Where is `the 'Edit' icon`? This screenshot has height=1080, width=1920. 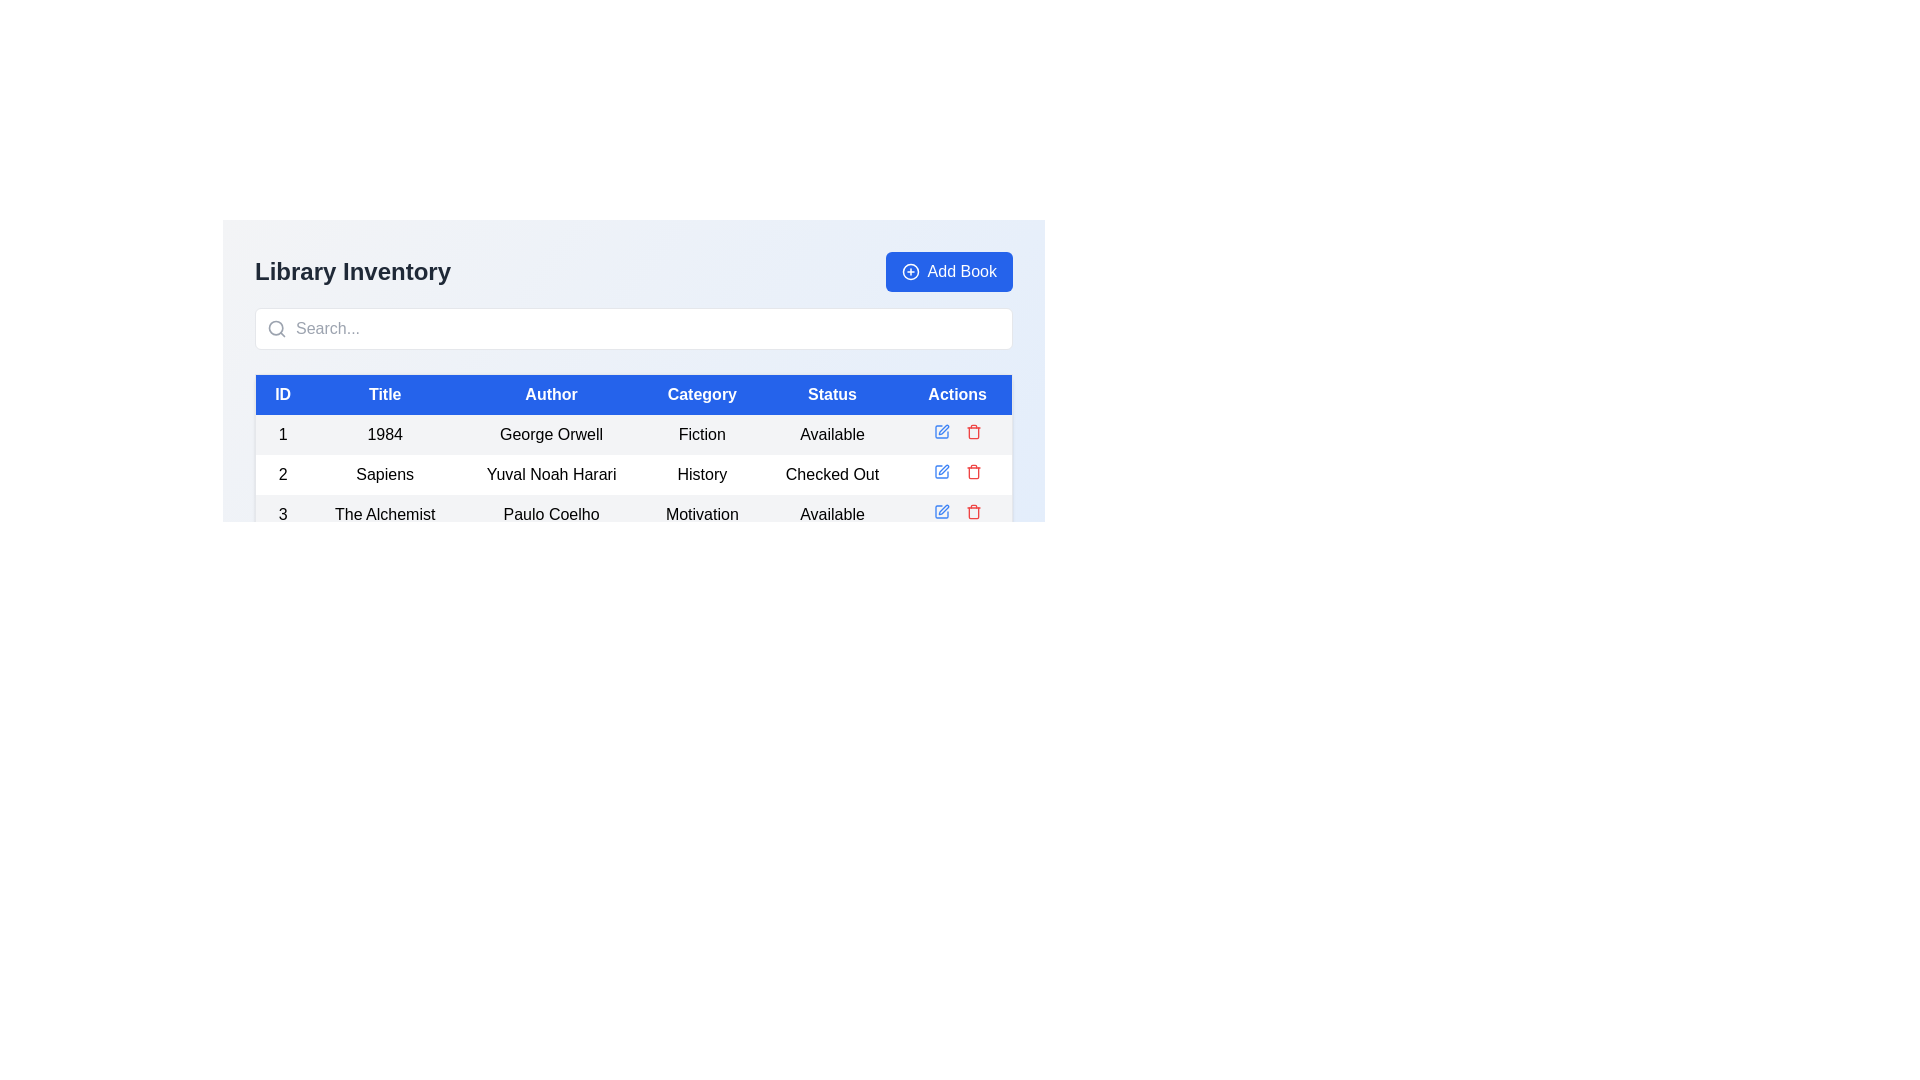 the 'Edit' icon is located at coordinates (940, 431).